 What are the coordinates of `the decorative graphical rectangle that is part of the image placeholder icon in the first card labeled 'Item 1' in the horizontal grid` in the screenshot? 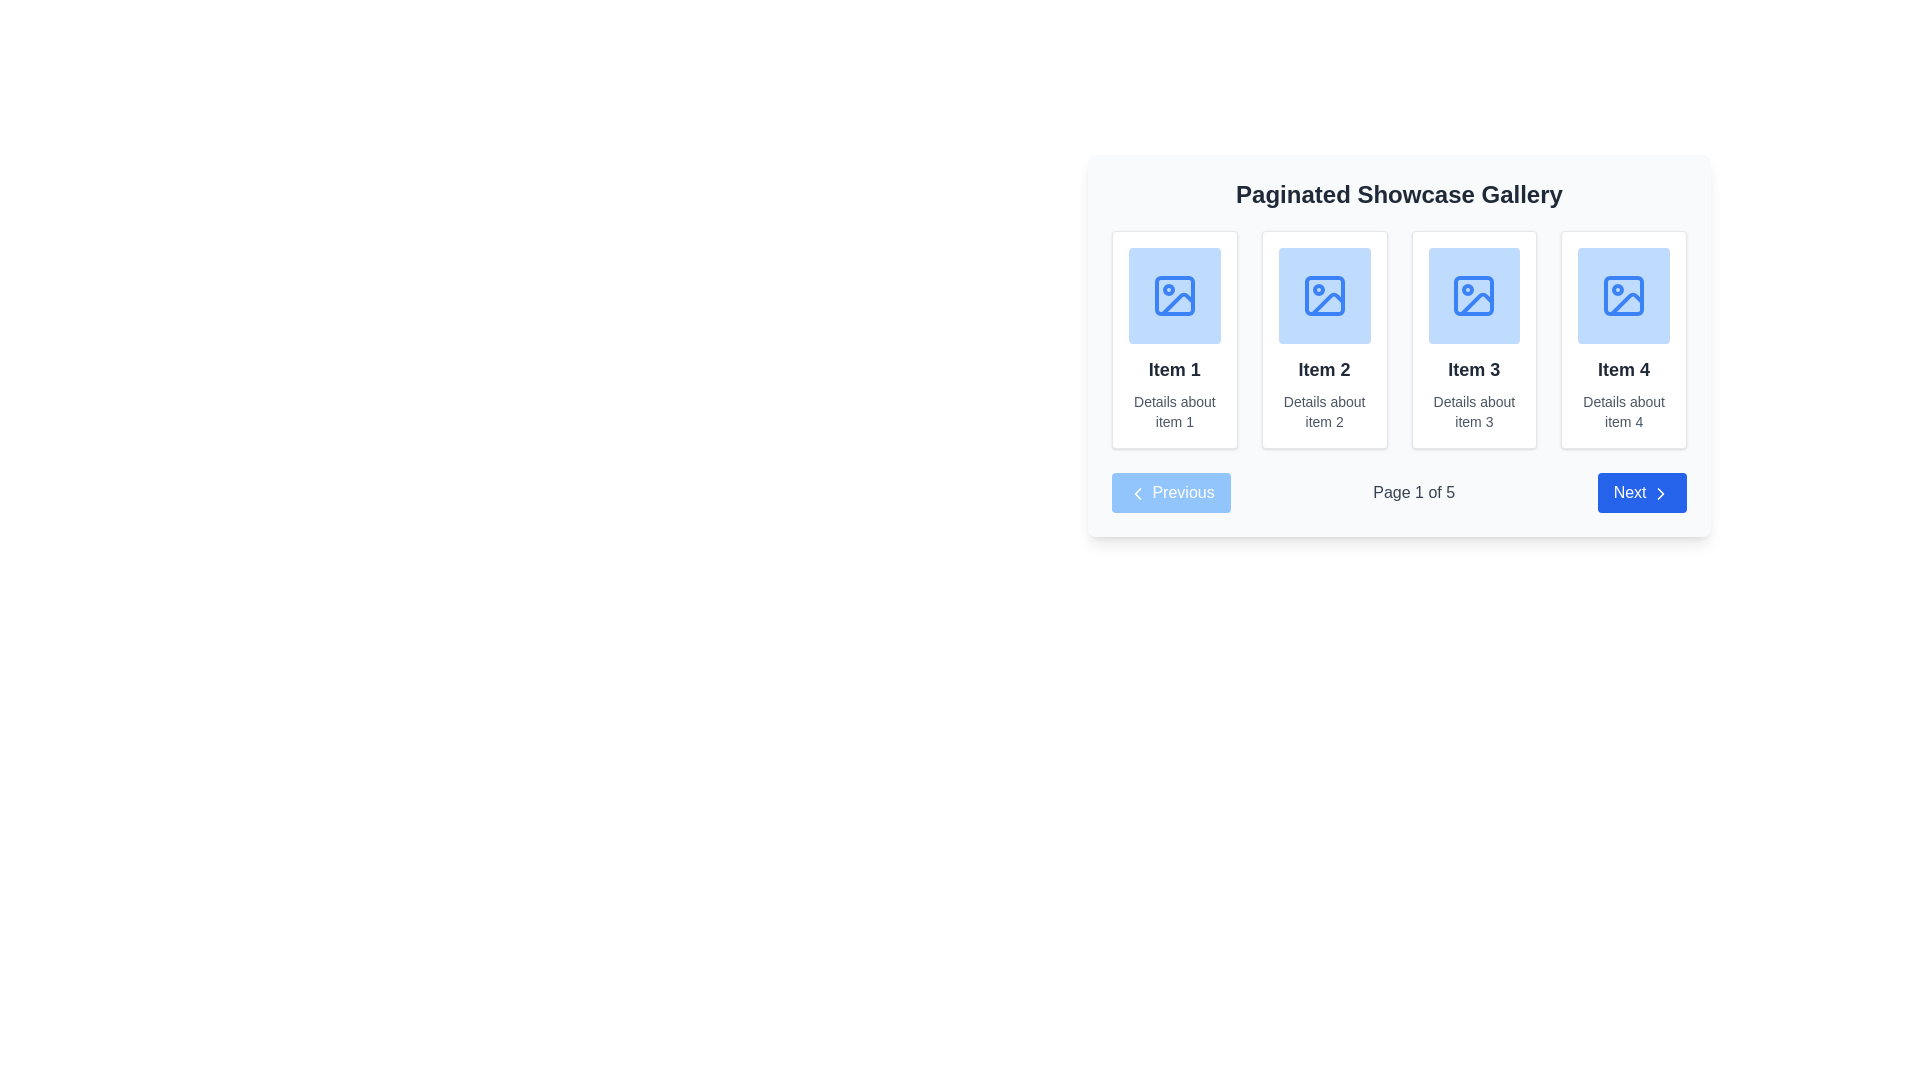 It's located at (1174, 296).